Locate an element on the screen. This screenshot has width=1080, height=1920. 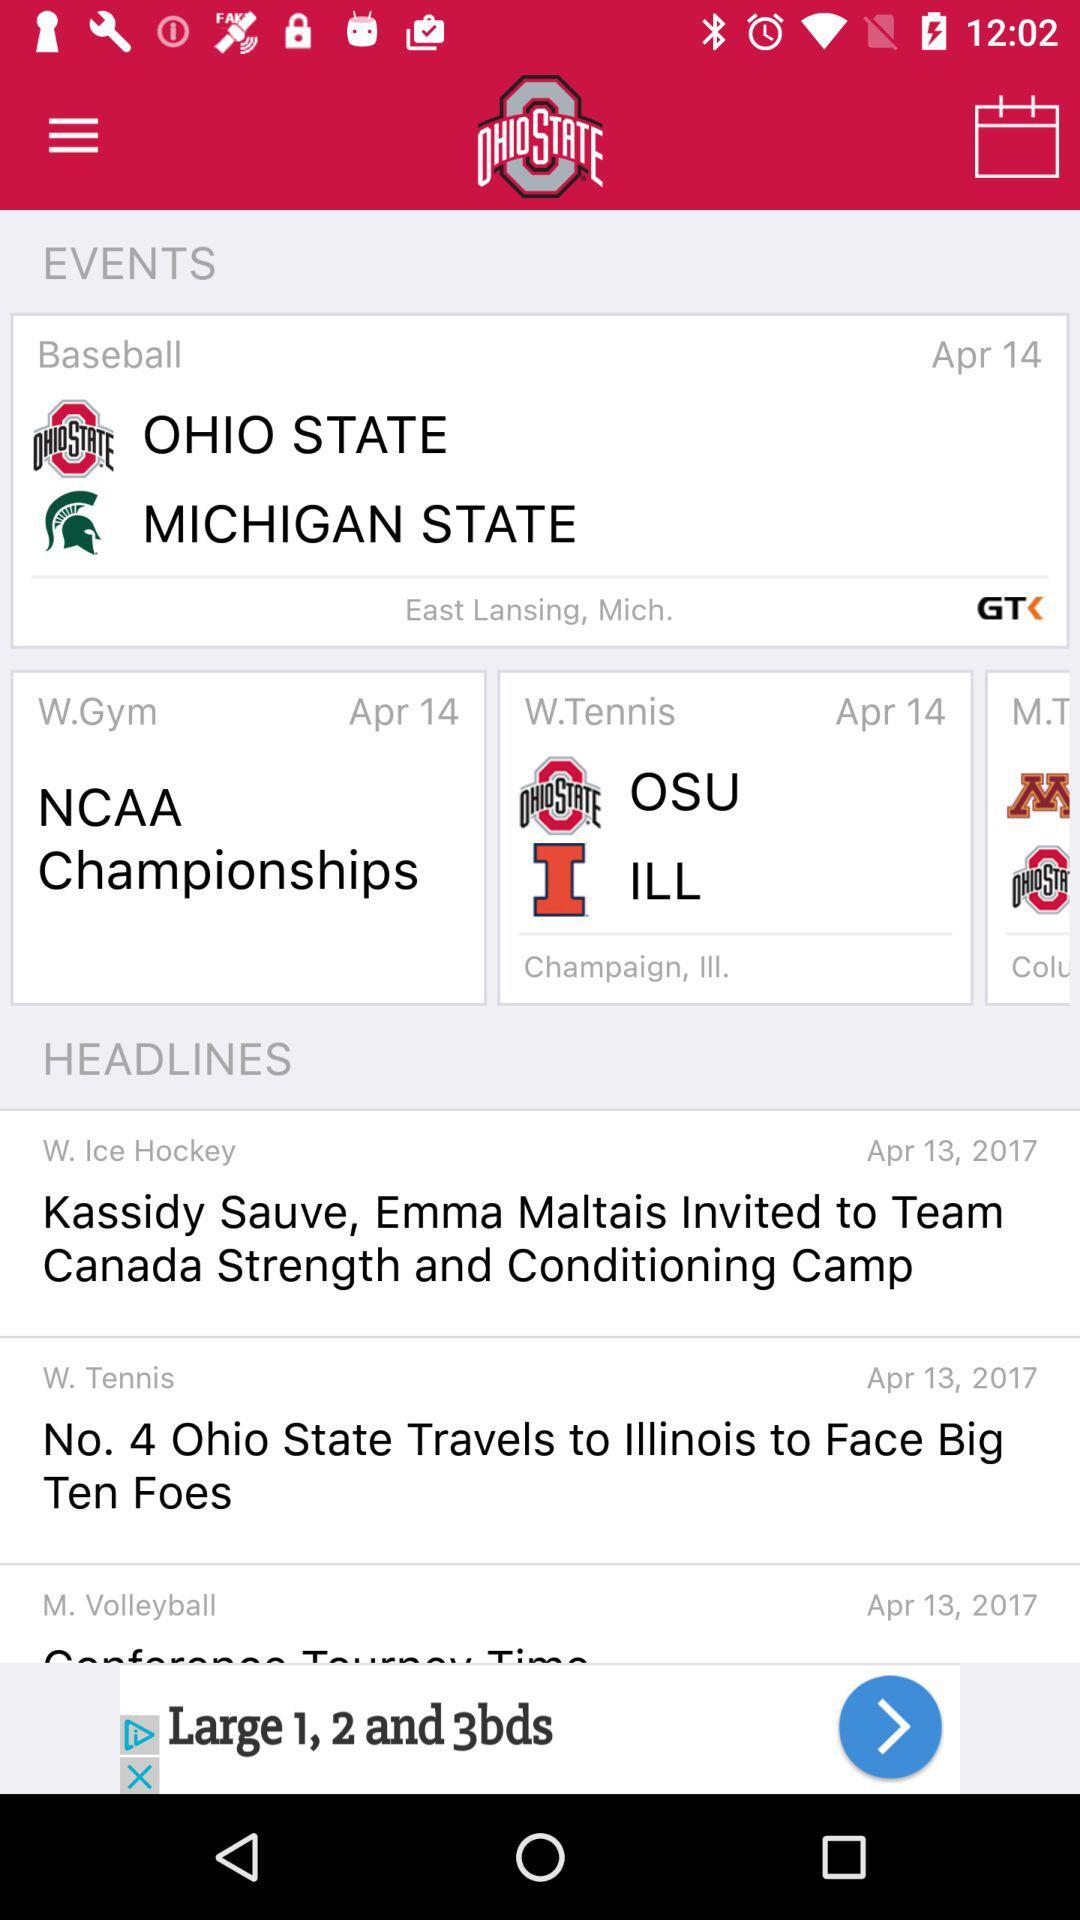
other website is located at coordinates (540, 1727).